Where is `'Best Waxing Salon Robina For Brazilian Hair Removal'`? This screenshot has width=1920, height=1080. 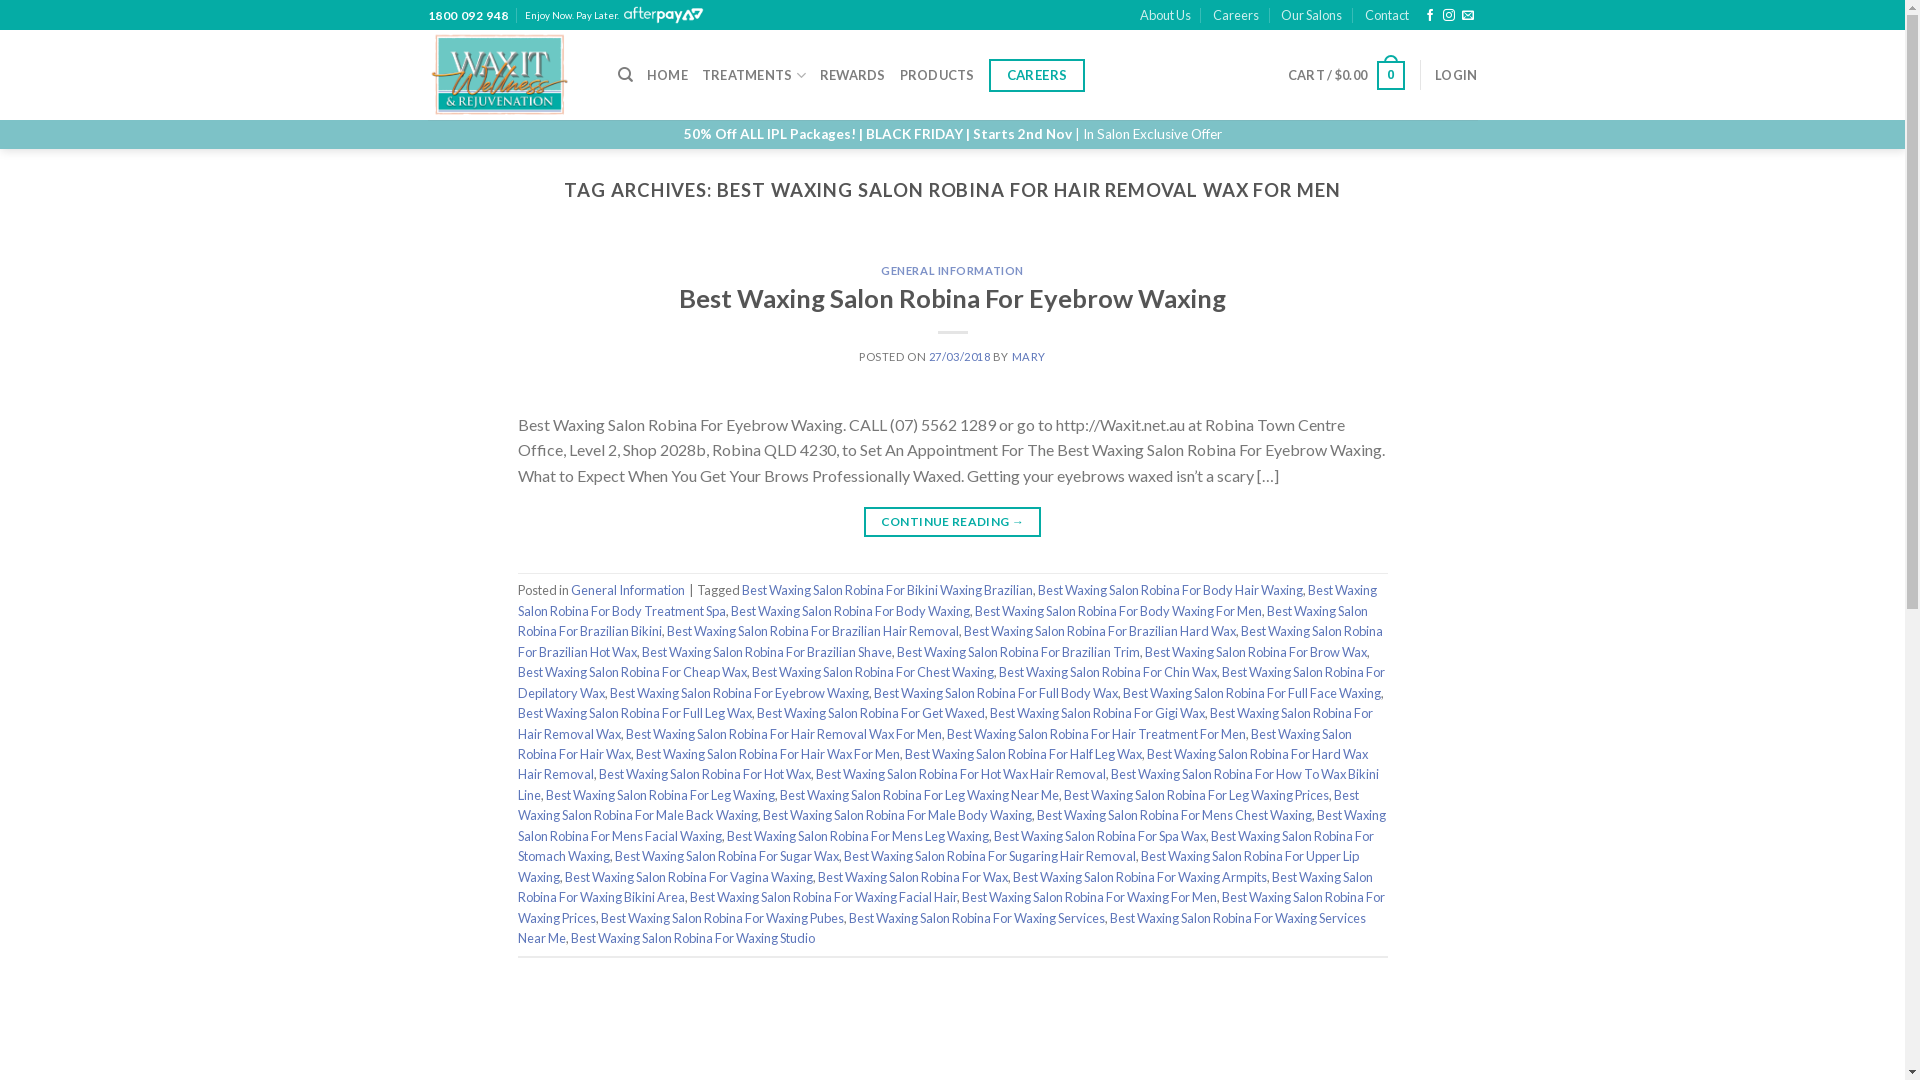 'Best Waxing Salon Robina For Brazilian Hair Removal' is located at coordinates (811, 631).